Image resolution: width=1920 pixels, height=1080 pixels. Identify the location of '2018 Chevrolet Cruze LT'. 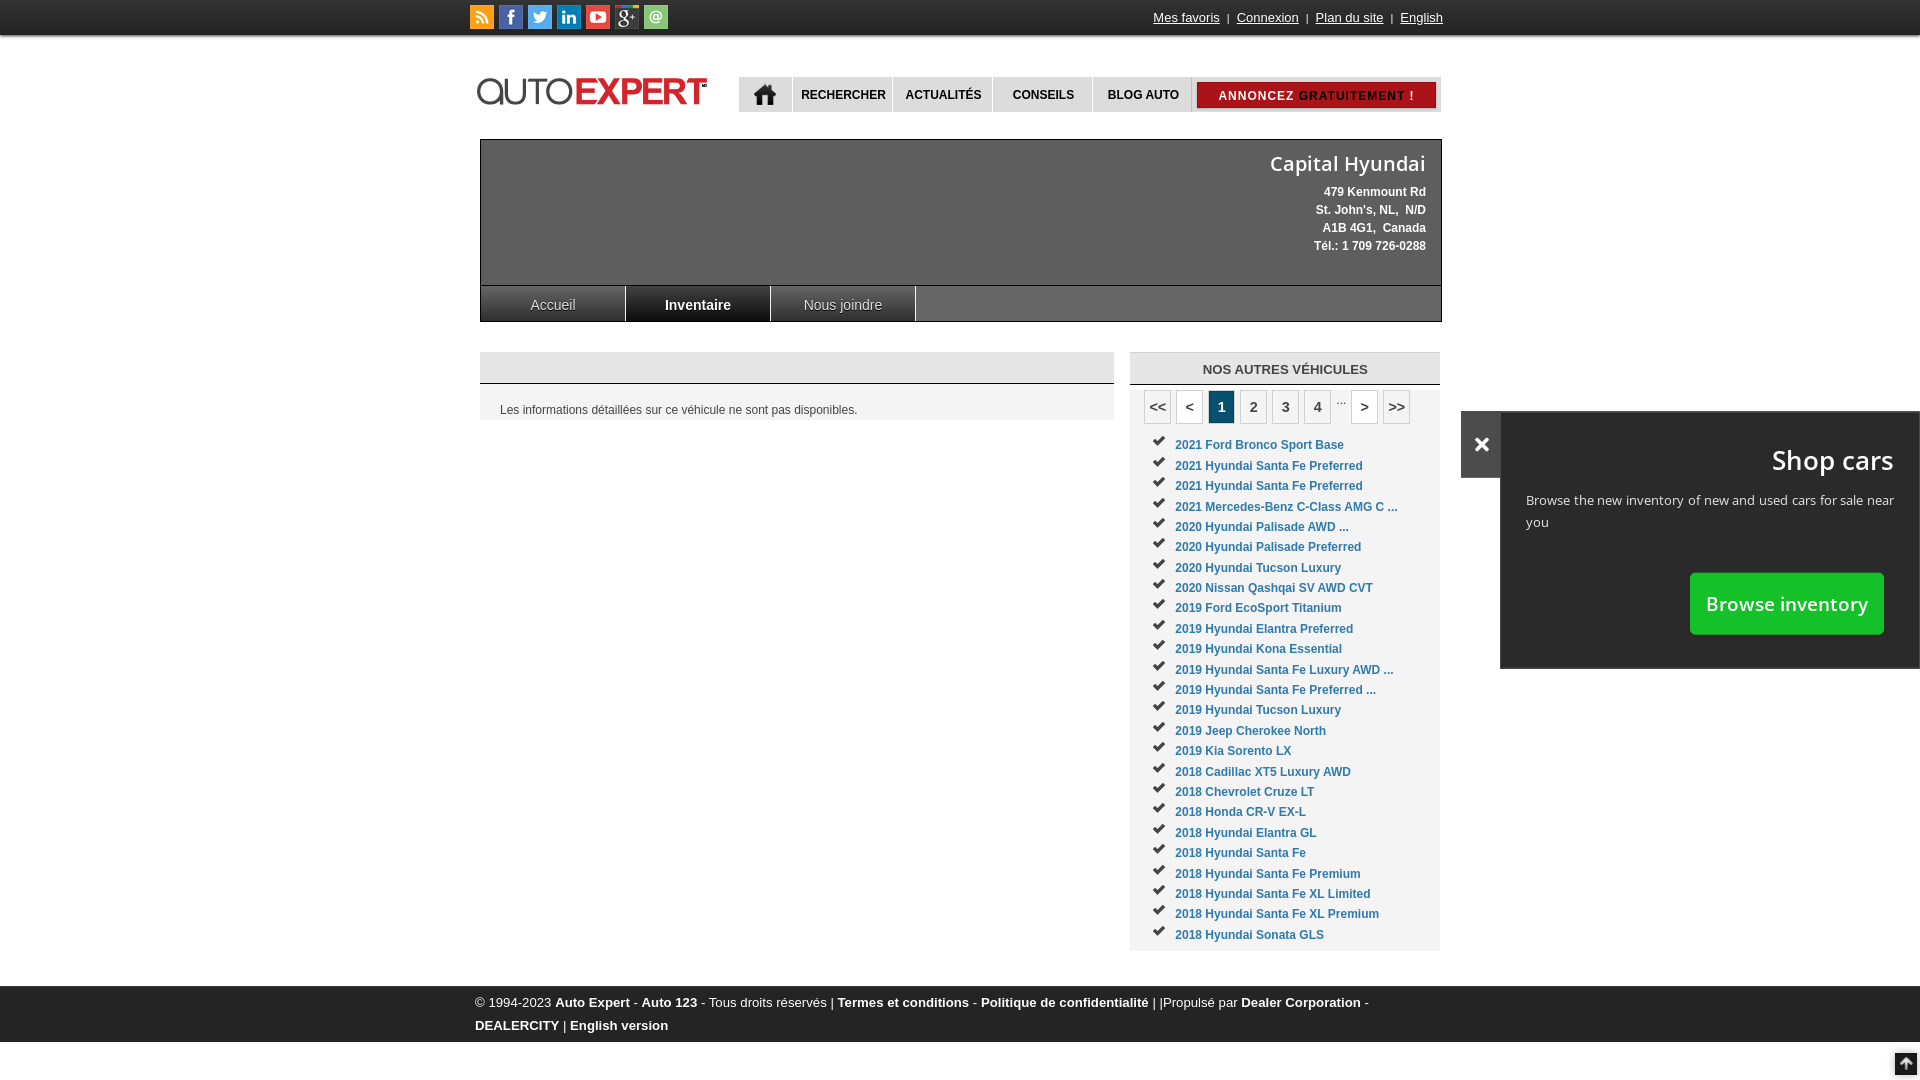
(1243, 790).